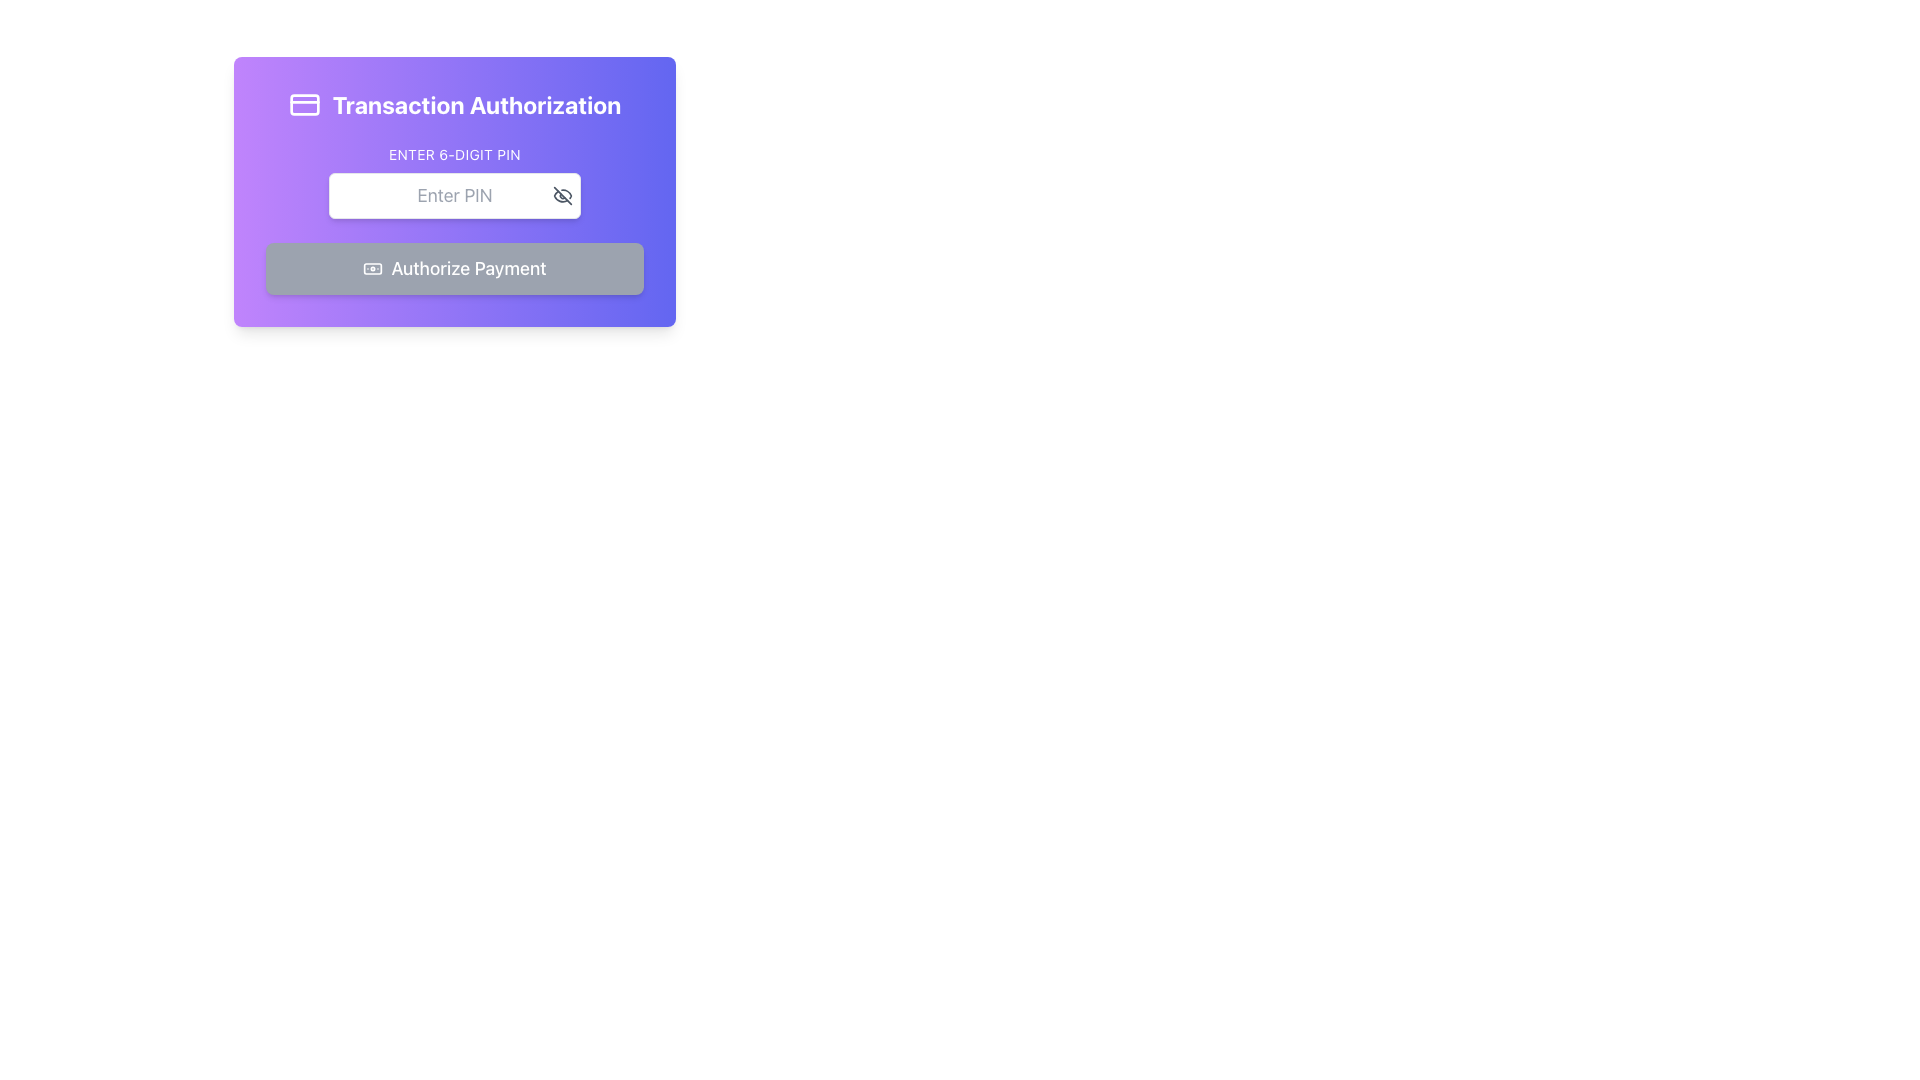 This screenshot has height=1080, width=1920. What do you see at coordinates (303, 104) in the screenshot?
I see `the credit card icon with a white outline on a purple background, located at the top-left of the 'Transaction Authorization' section` at bounding box center [303, 104].